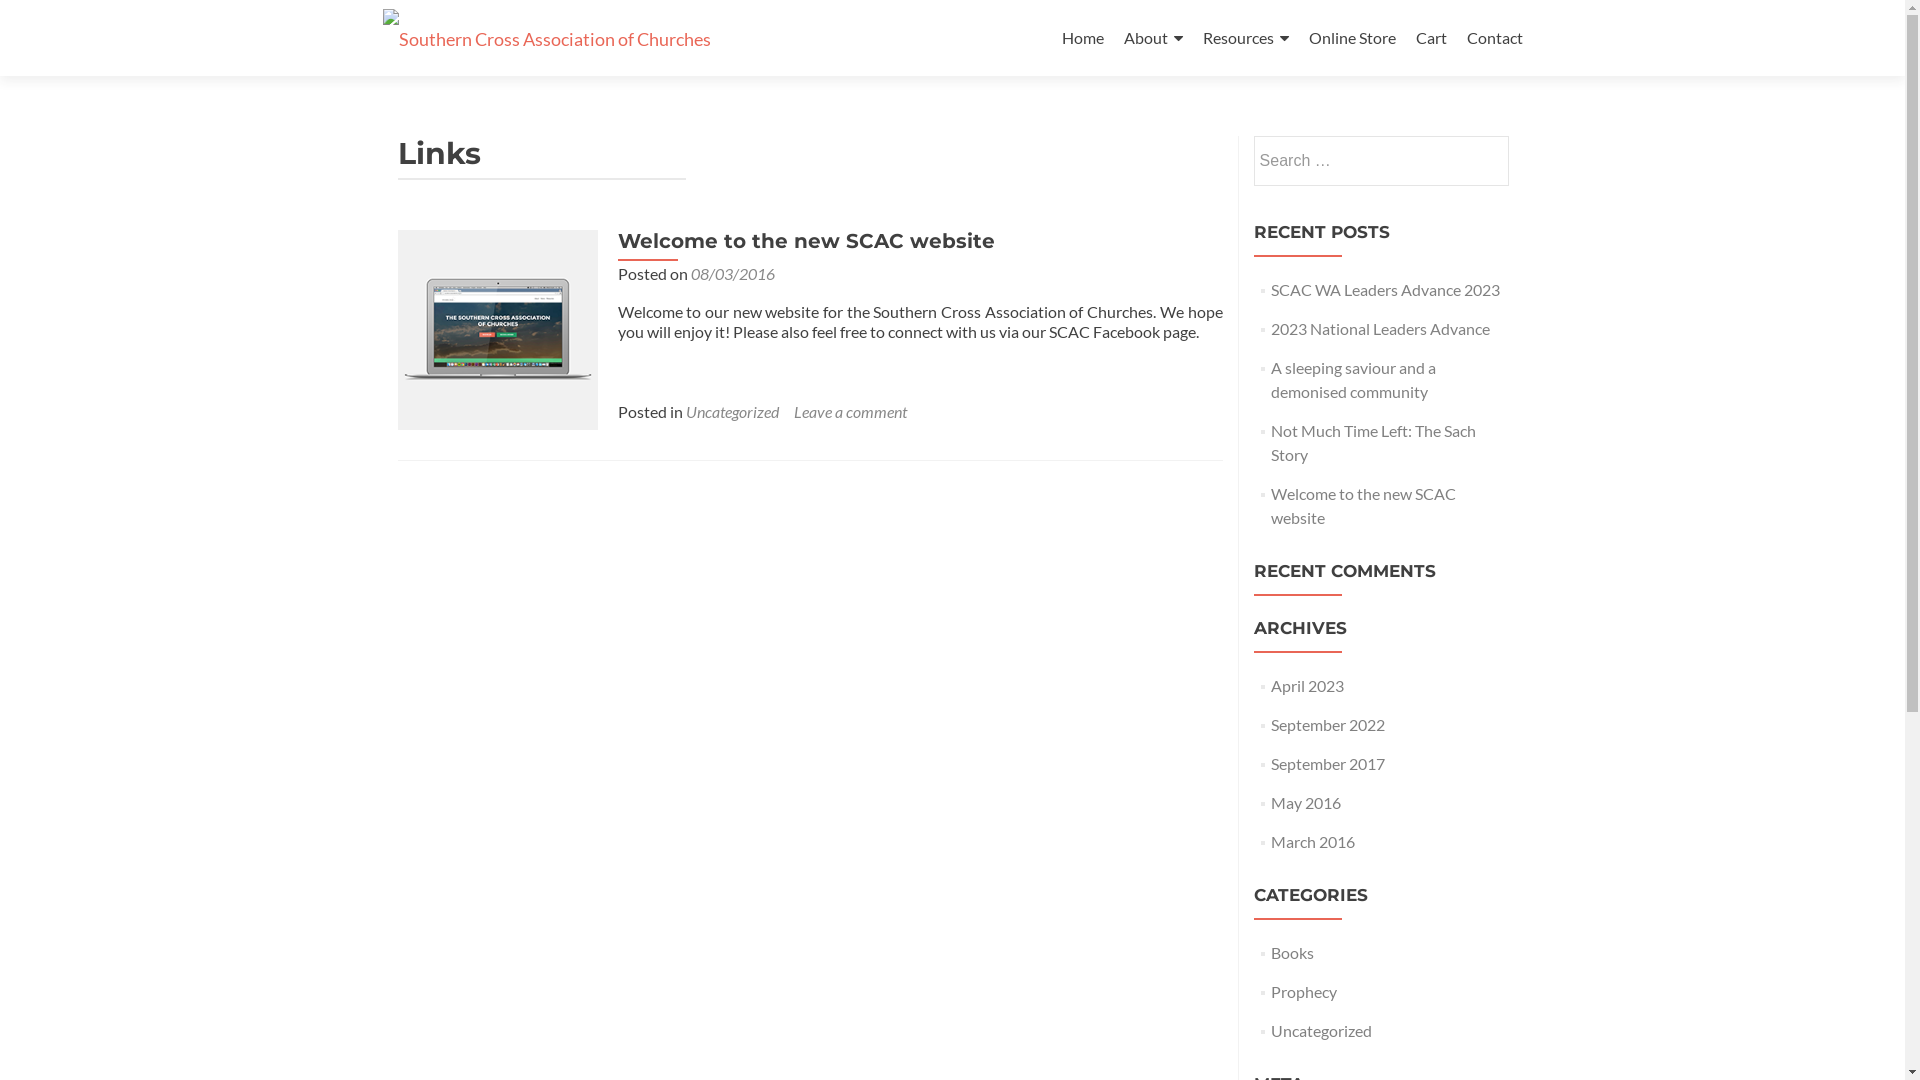 The height and width of the screenshot is (1080, 1920). What do you see at coordinates (1060, 37) in the screenshot?
I see `'Home'` at bounding box center [1060, 37].